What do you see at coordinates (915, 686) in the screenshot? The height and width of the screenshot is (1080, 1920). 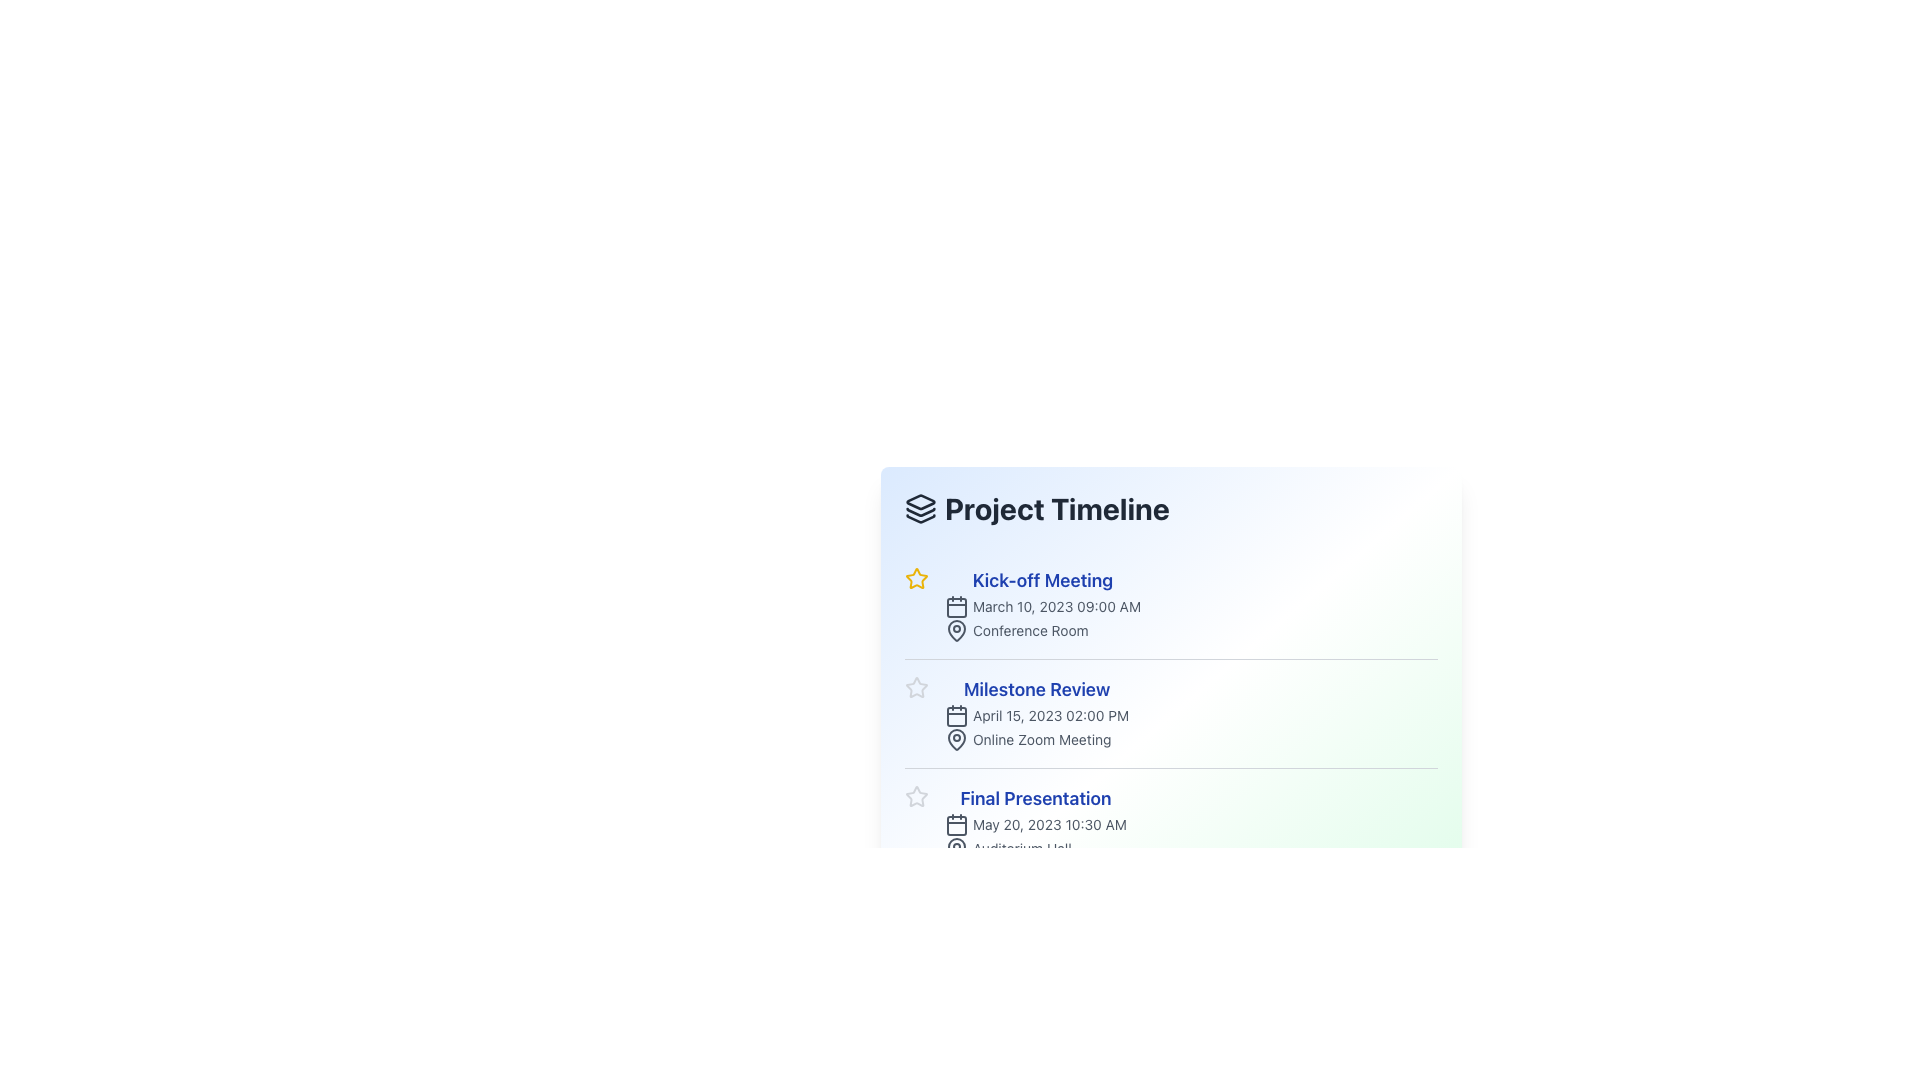 I see `the star icon outlined in gray, located to the left of the text 'Milestone Review'` at bounding box center [915, 686].